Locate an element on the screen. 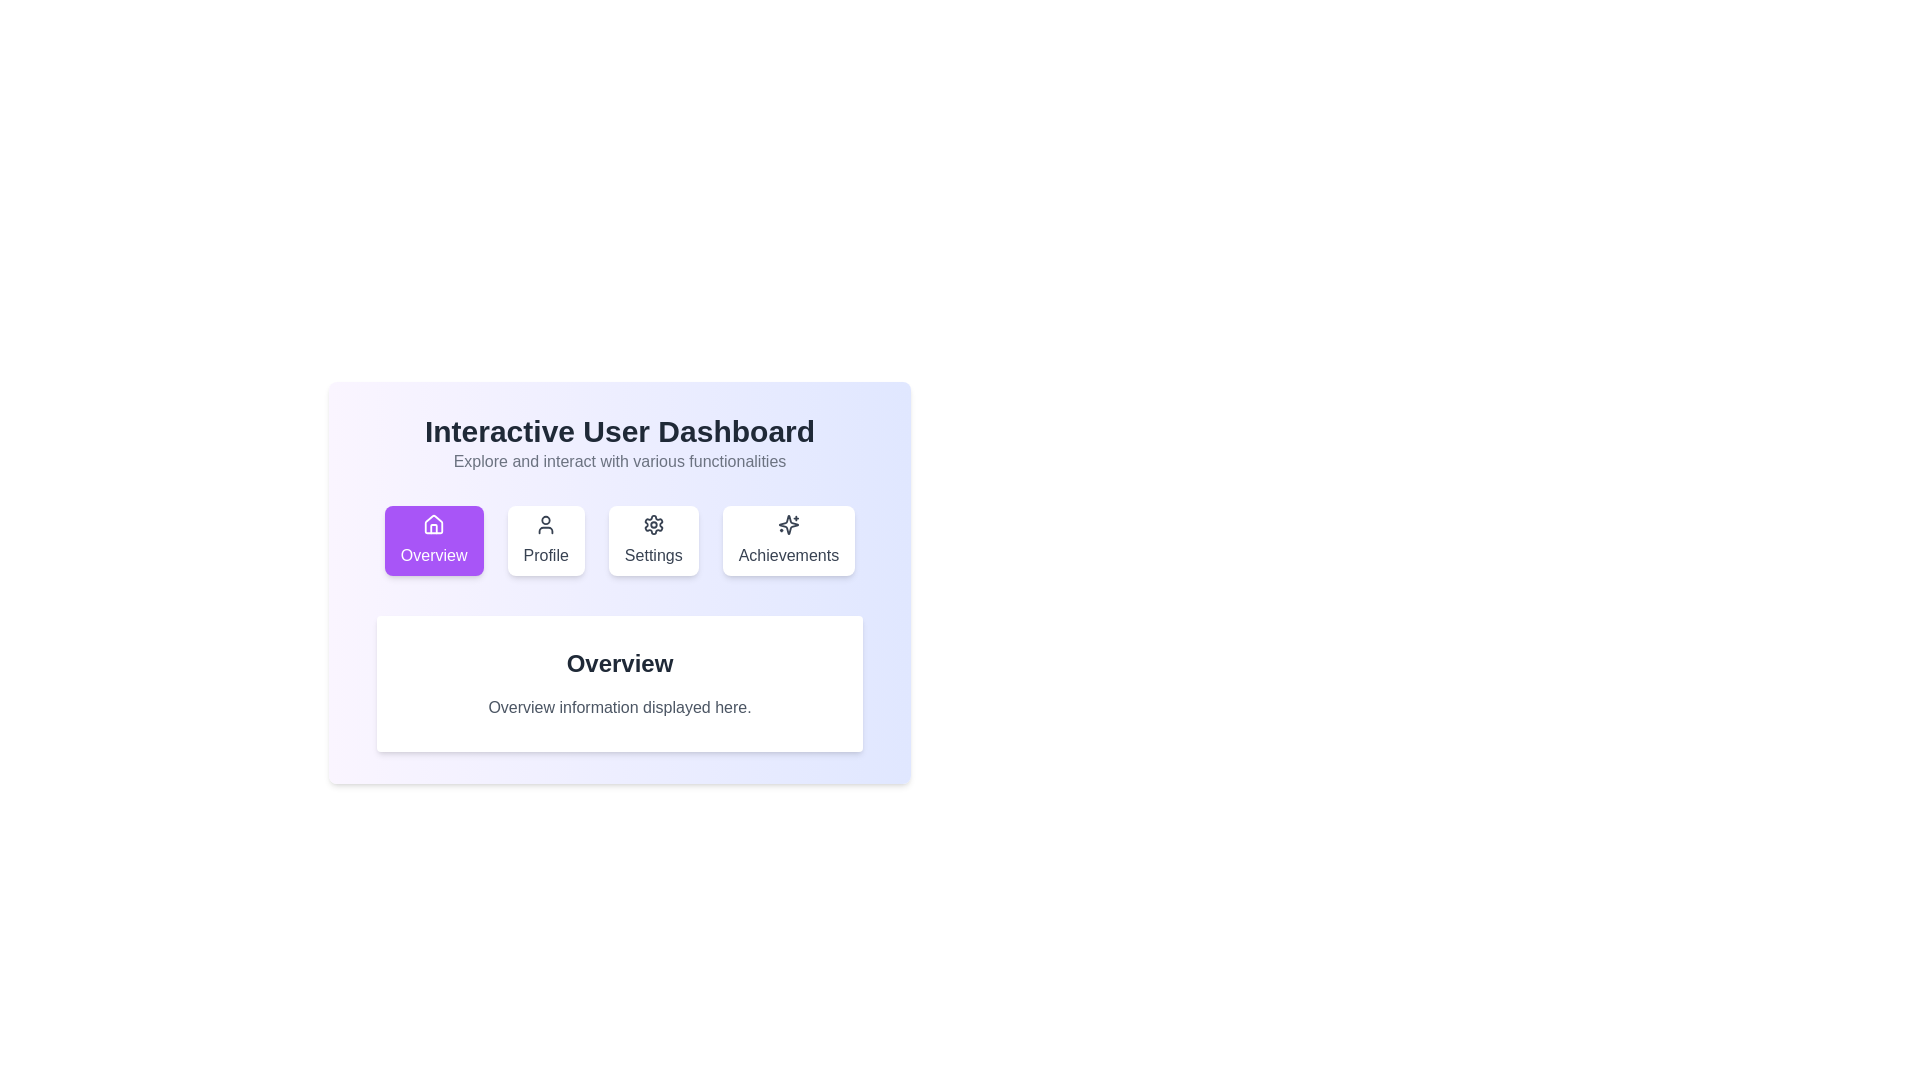  the 'Overview' icon located at the top-left of the navigation menu is located at coordinates (433, 523).